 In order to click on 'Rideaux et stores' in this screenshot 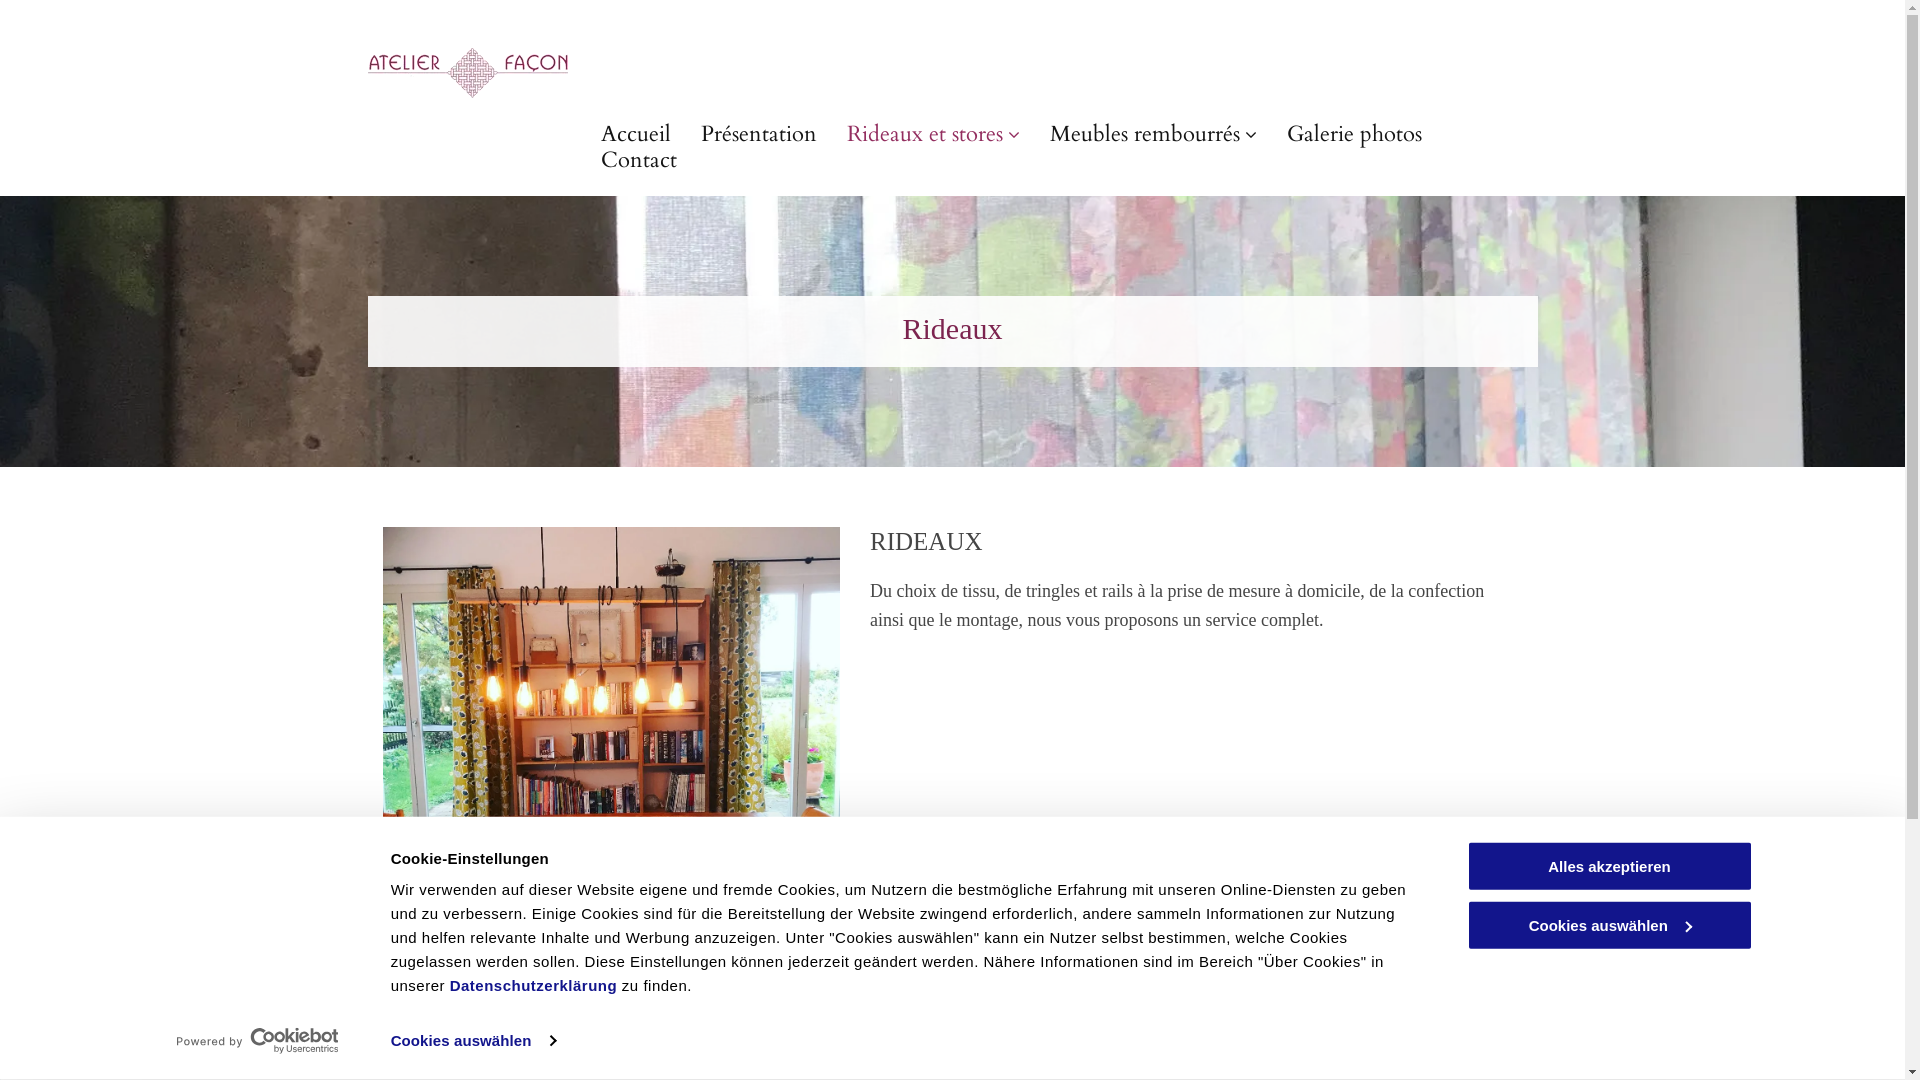, I will do `click(932, 134)`.